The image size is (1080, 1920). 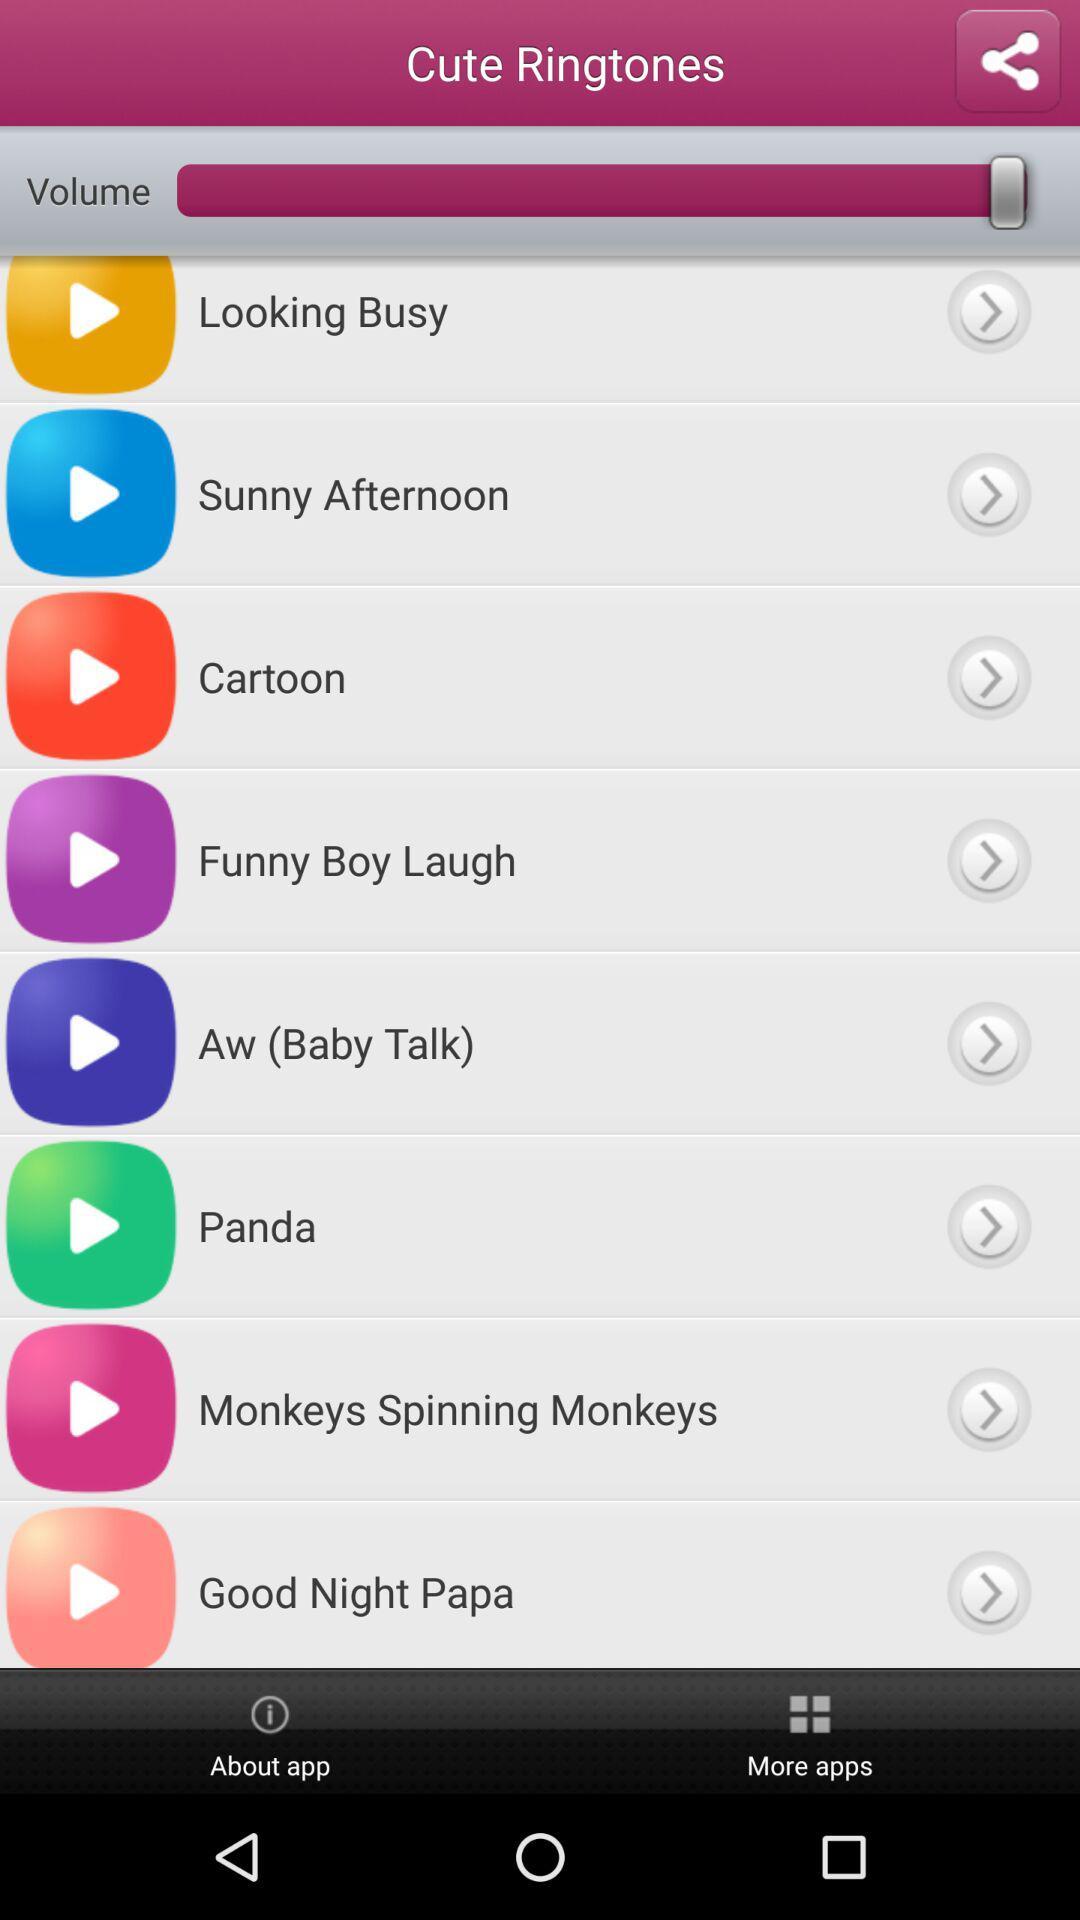 What do you see at coordinates (987, 676) in the screenshot?
I see `next user` at bounding box center [987, 676].